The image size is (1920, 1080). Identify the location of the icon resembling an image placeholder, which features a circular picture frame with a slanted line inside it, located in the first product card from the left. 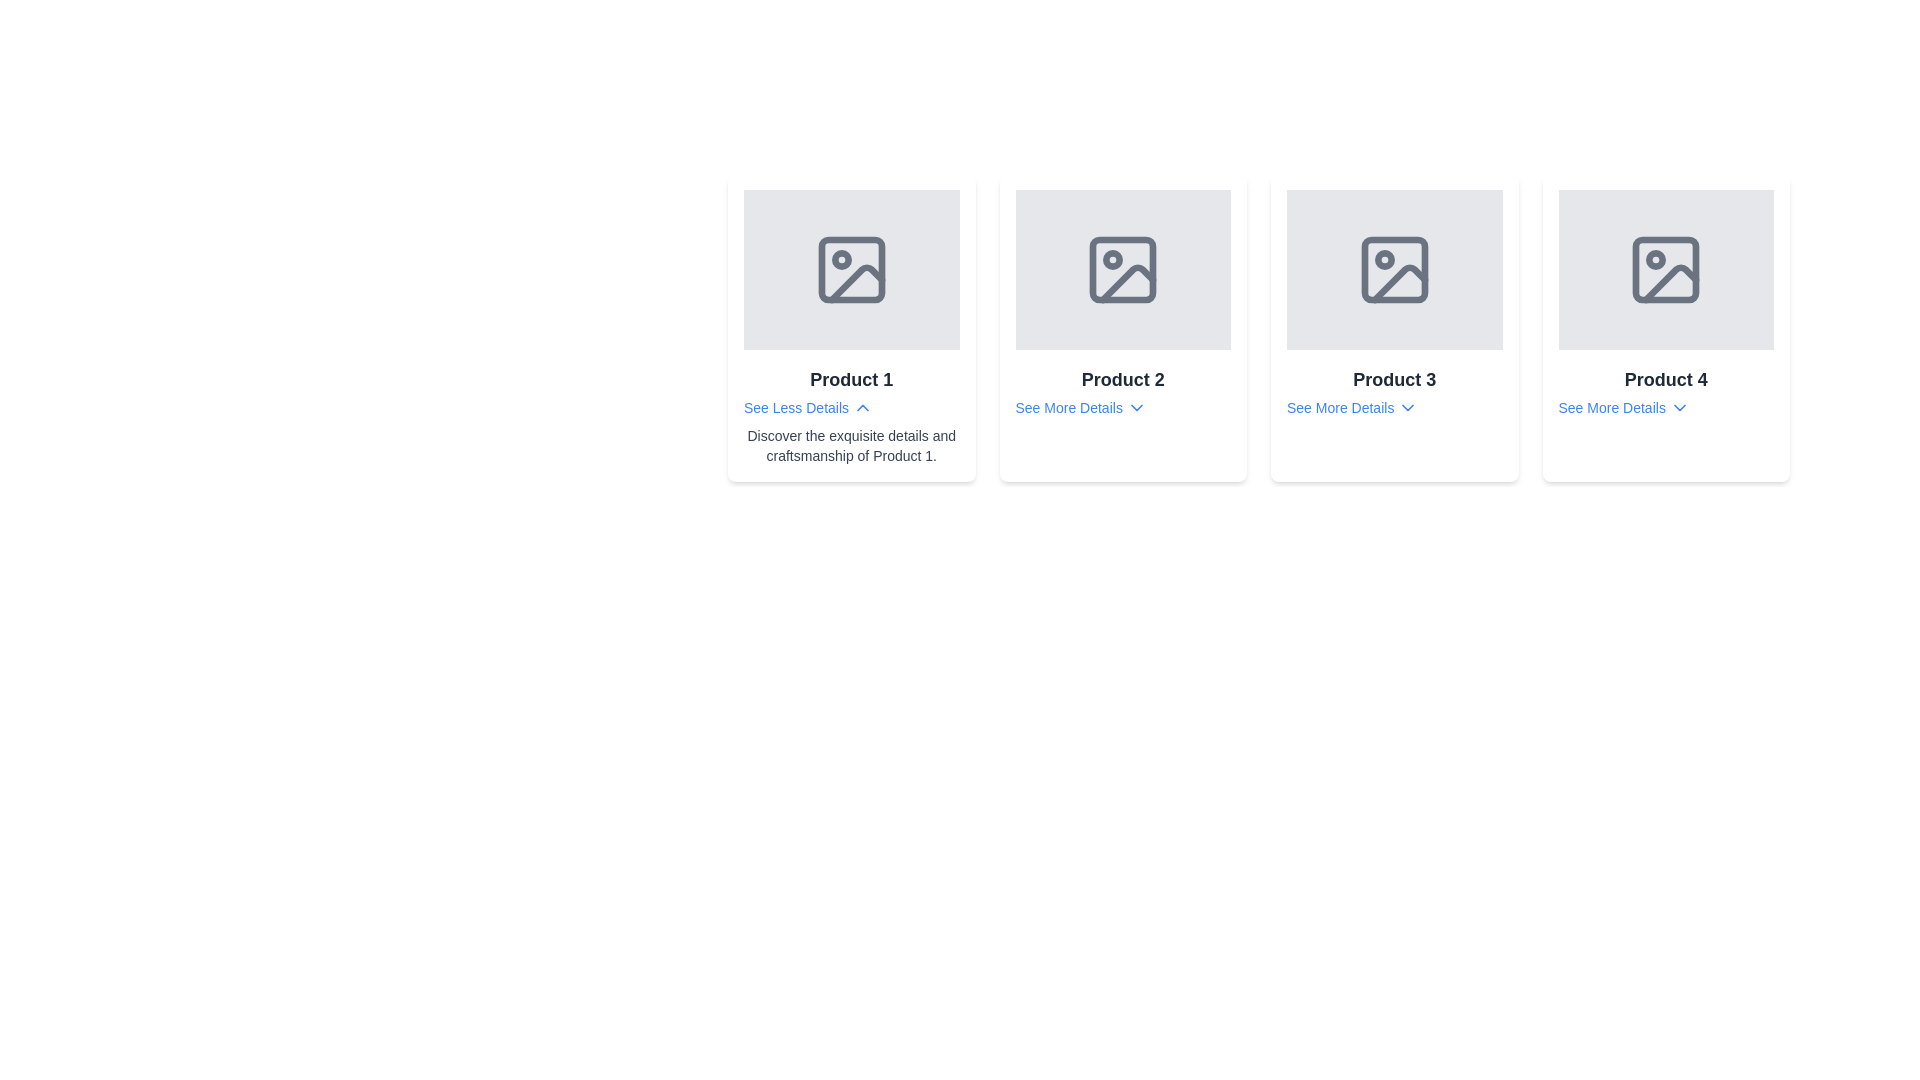
(851, 270).